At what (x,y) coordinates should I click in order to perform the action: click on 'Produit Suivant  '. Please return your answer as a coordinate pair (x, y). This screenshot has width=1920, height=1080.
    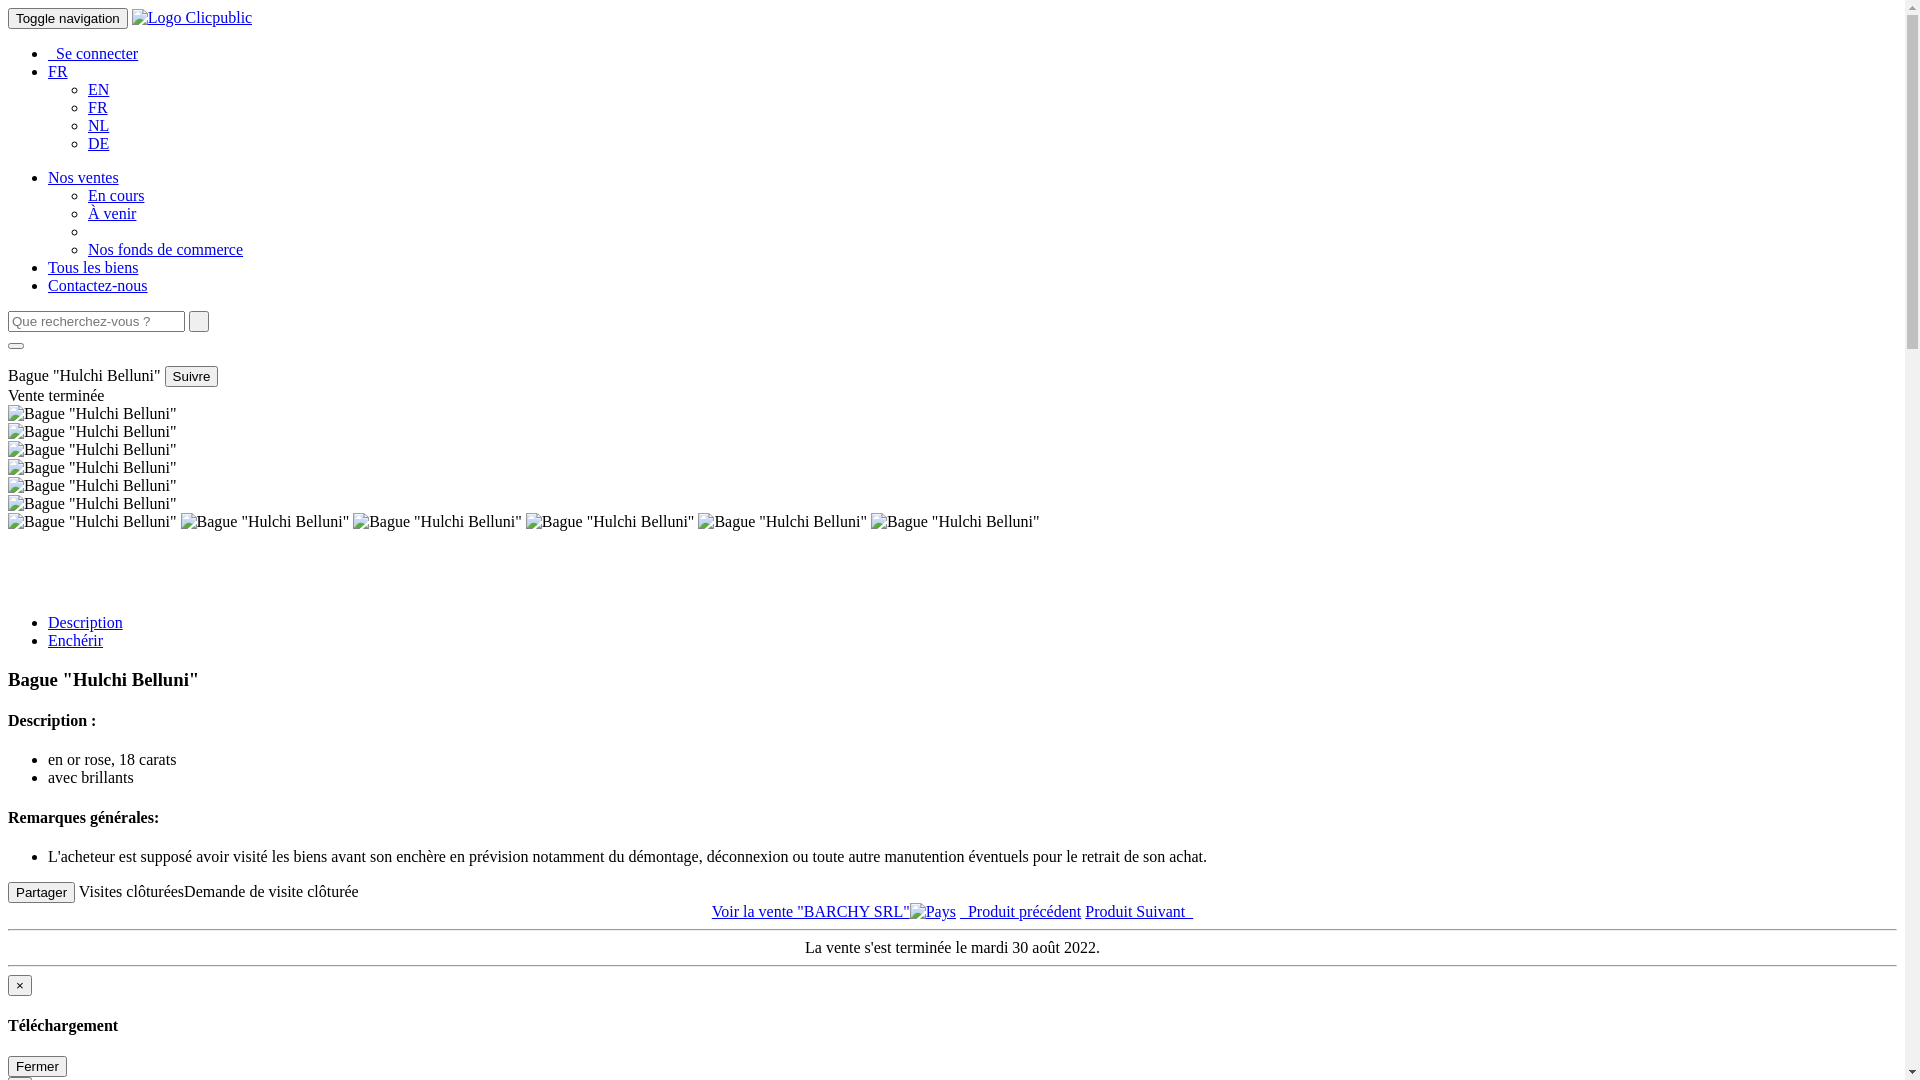
    Looking at the image, I should click on (1083, 911).